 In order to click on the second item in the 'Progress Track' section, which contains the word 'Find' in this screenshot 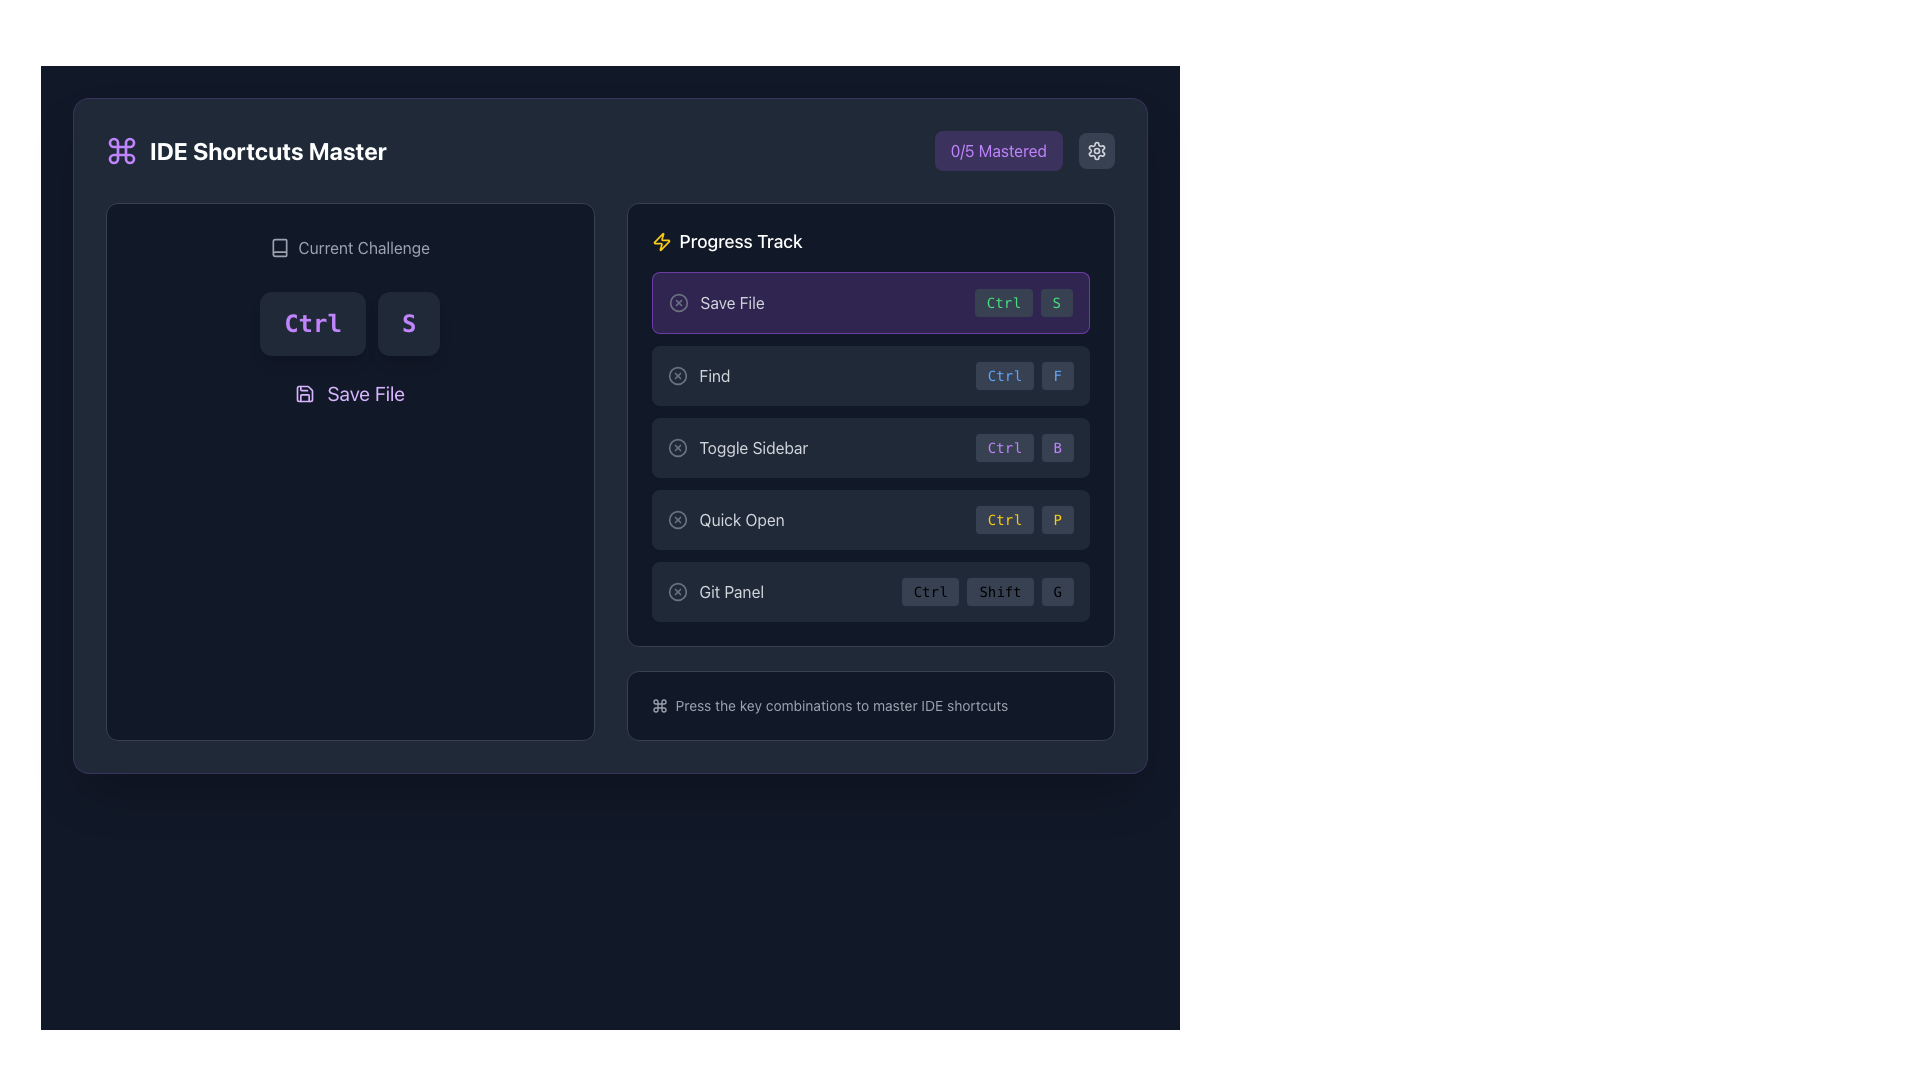, I will do `click(870, 375)`.